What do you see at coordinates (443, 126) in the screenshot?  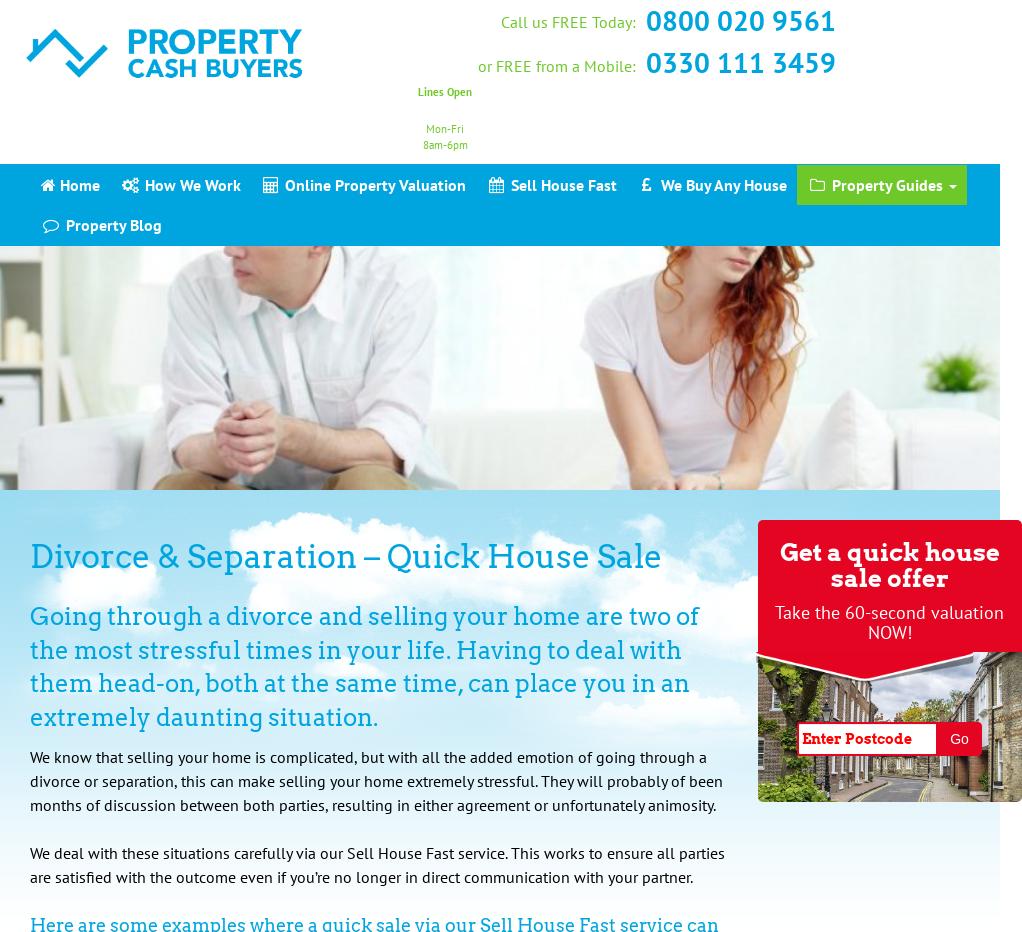 I see `'Mon-Fri'` at bounding box center [443, 126].